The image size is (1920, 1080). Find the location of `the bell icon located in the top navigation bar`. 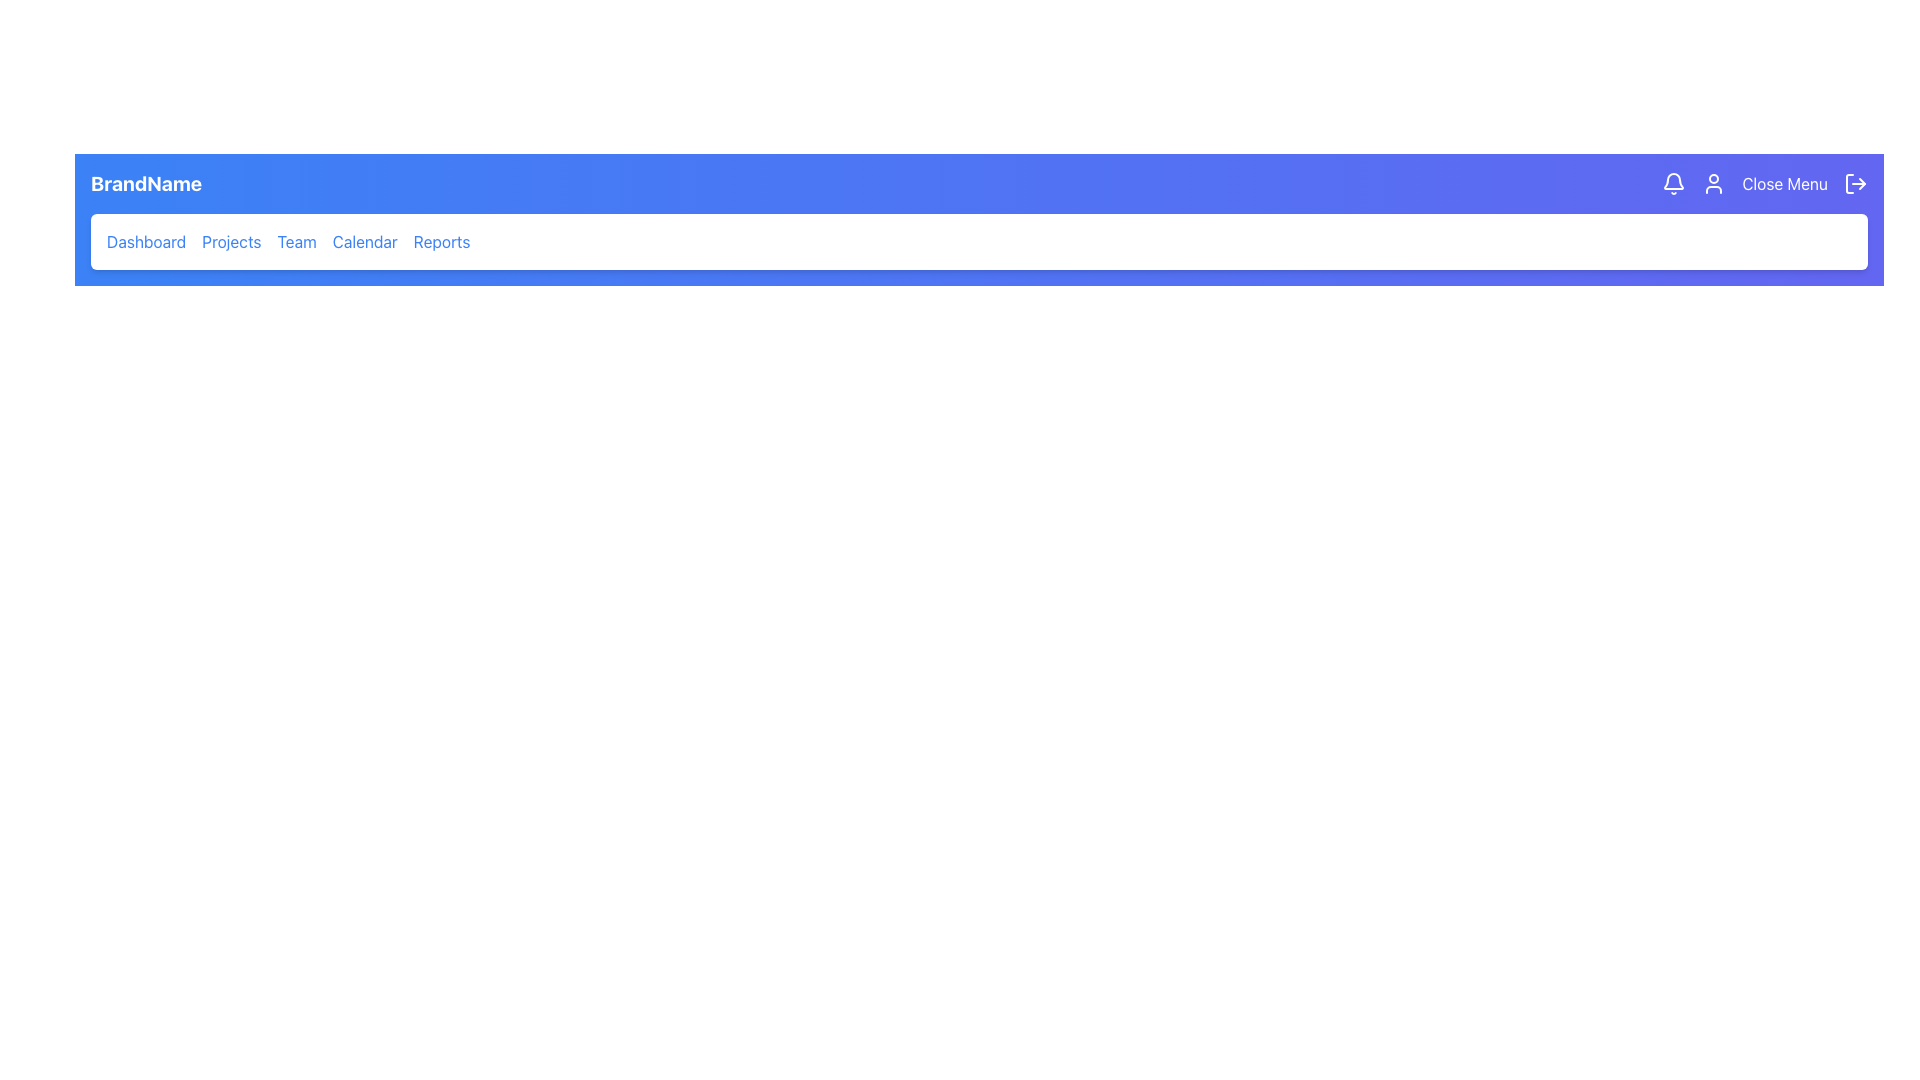

the bell icon located in the top navigation bar is located at coordinates (1674, 184).